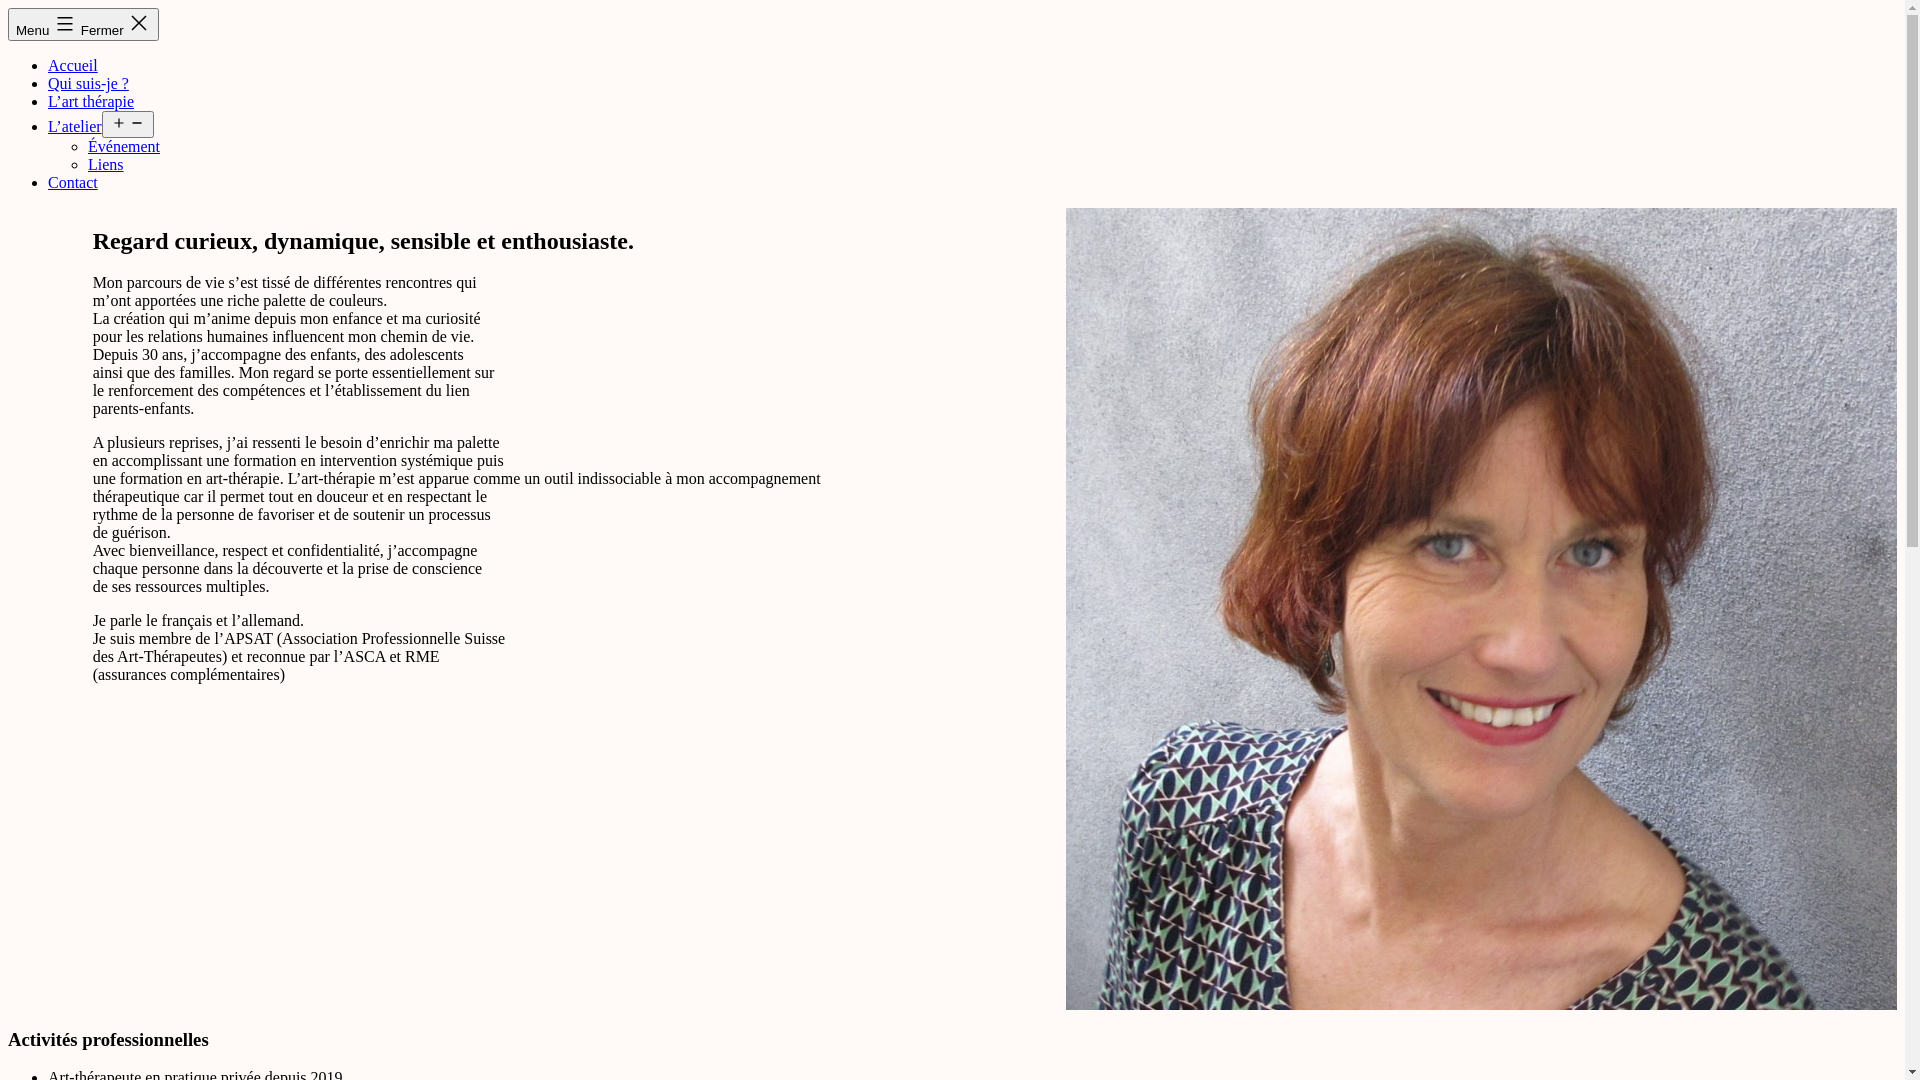  I want to click on 'Accueil', so click(72, 64).